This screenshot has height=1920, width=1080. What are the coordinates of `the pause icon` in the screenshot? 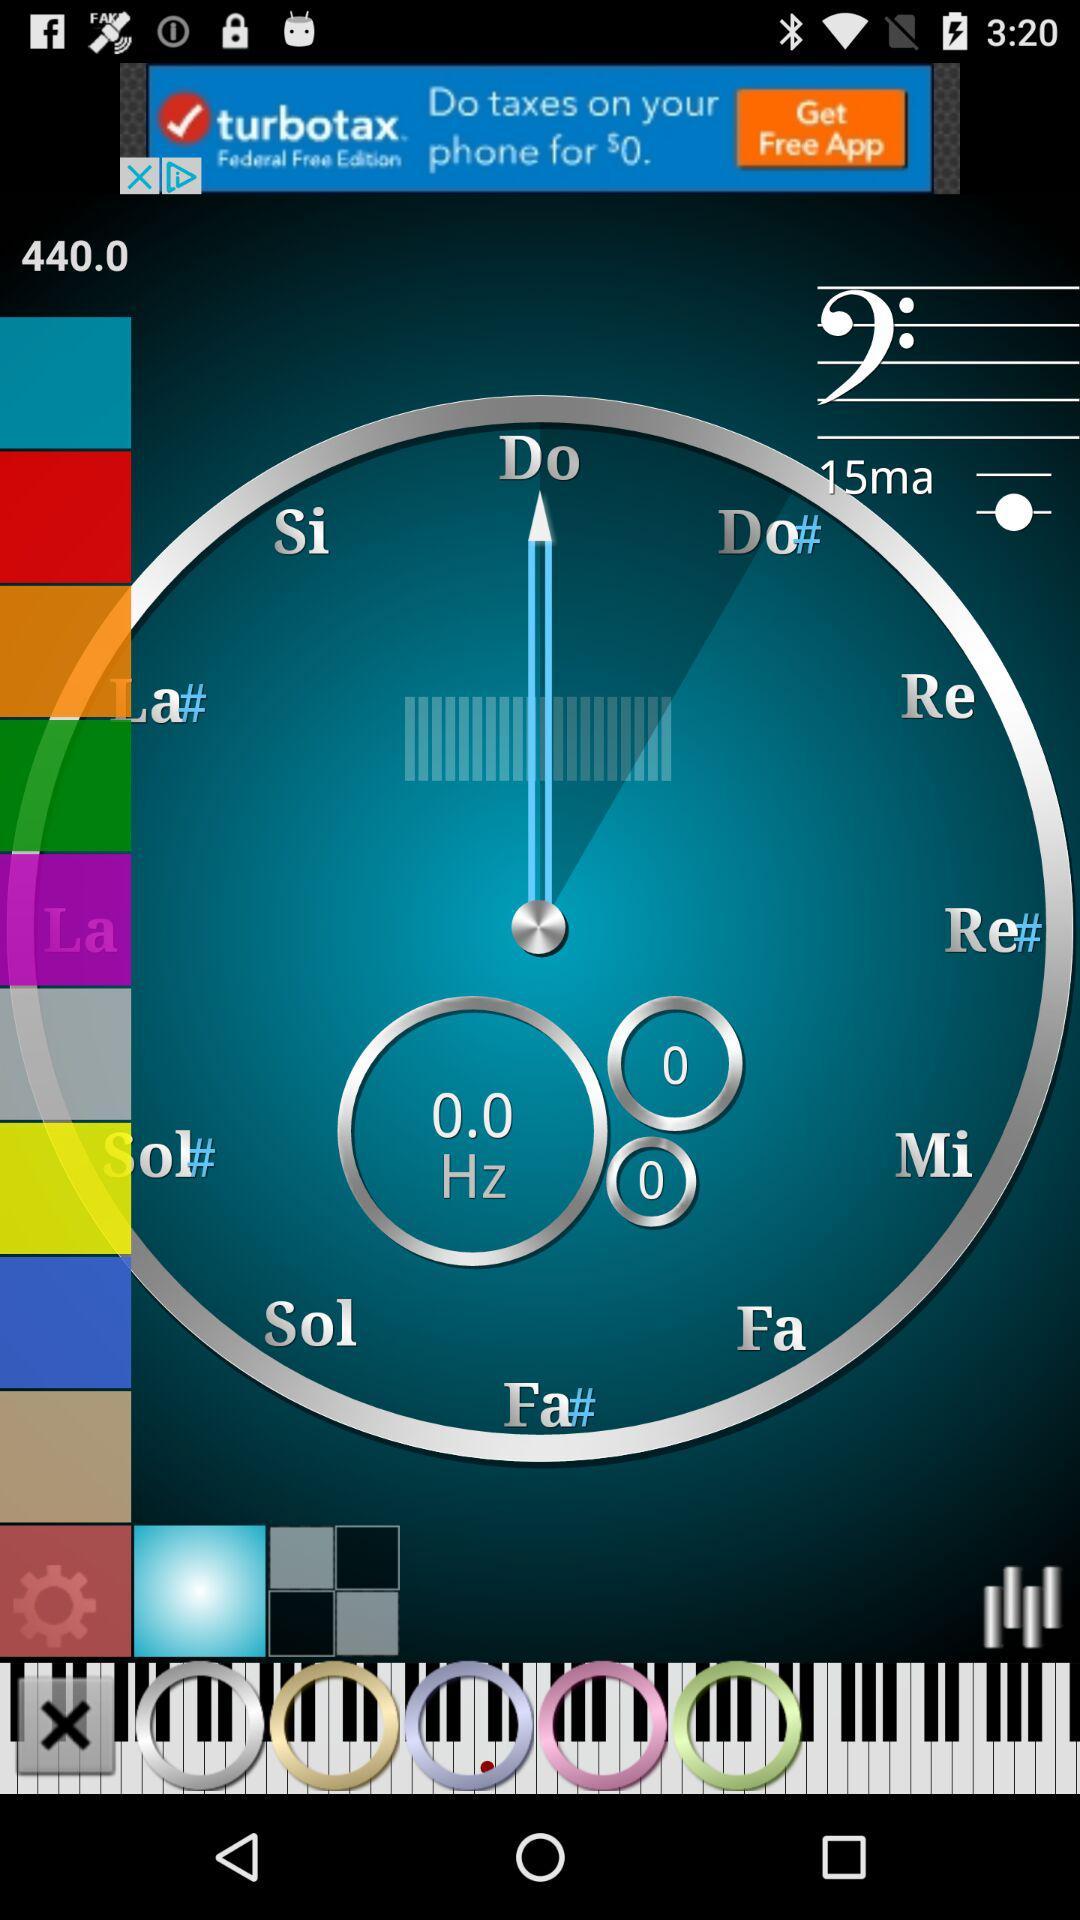 It's located at (333, 1845).